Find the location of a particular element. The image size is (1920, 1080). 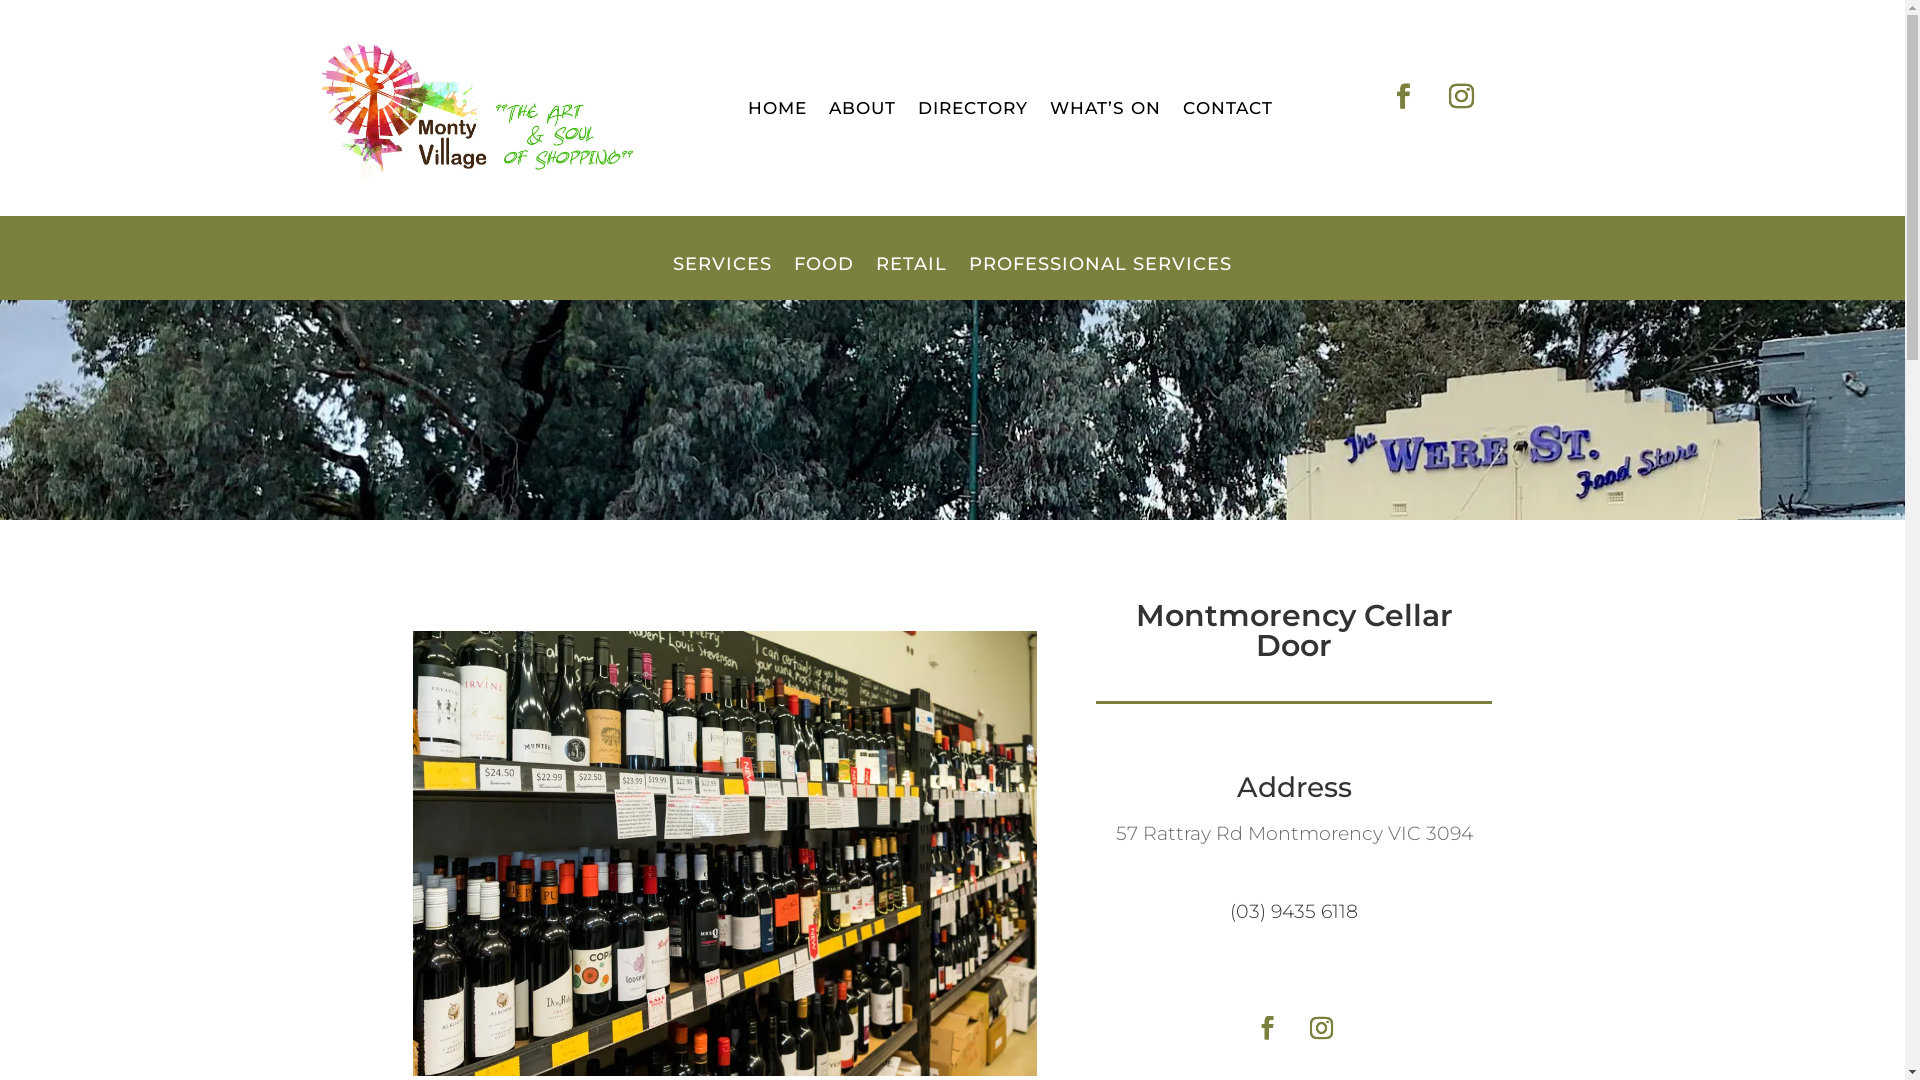

'Monty Shopping Village' is located at coordinates (470, 108).